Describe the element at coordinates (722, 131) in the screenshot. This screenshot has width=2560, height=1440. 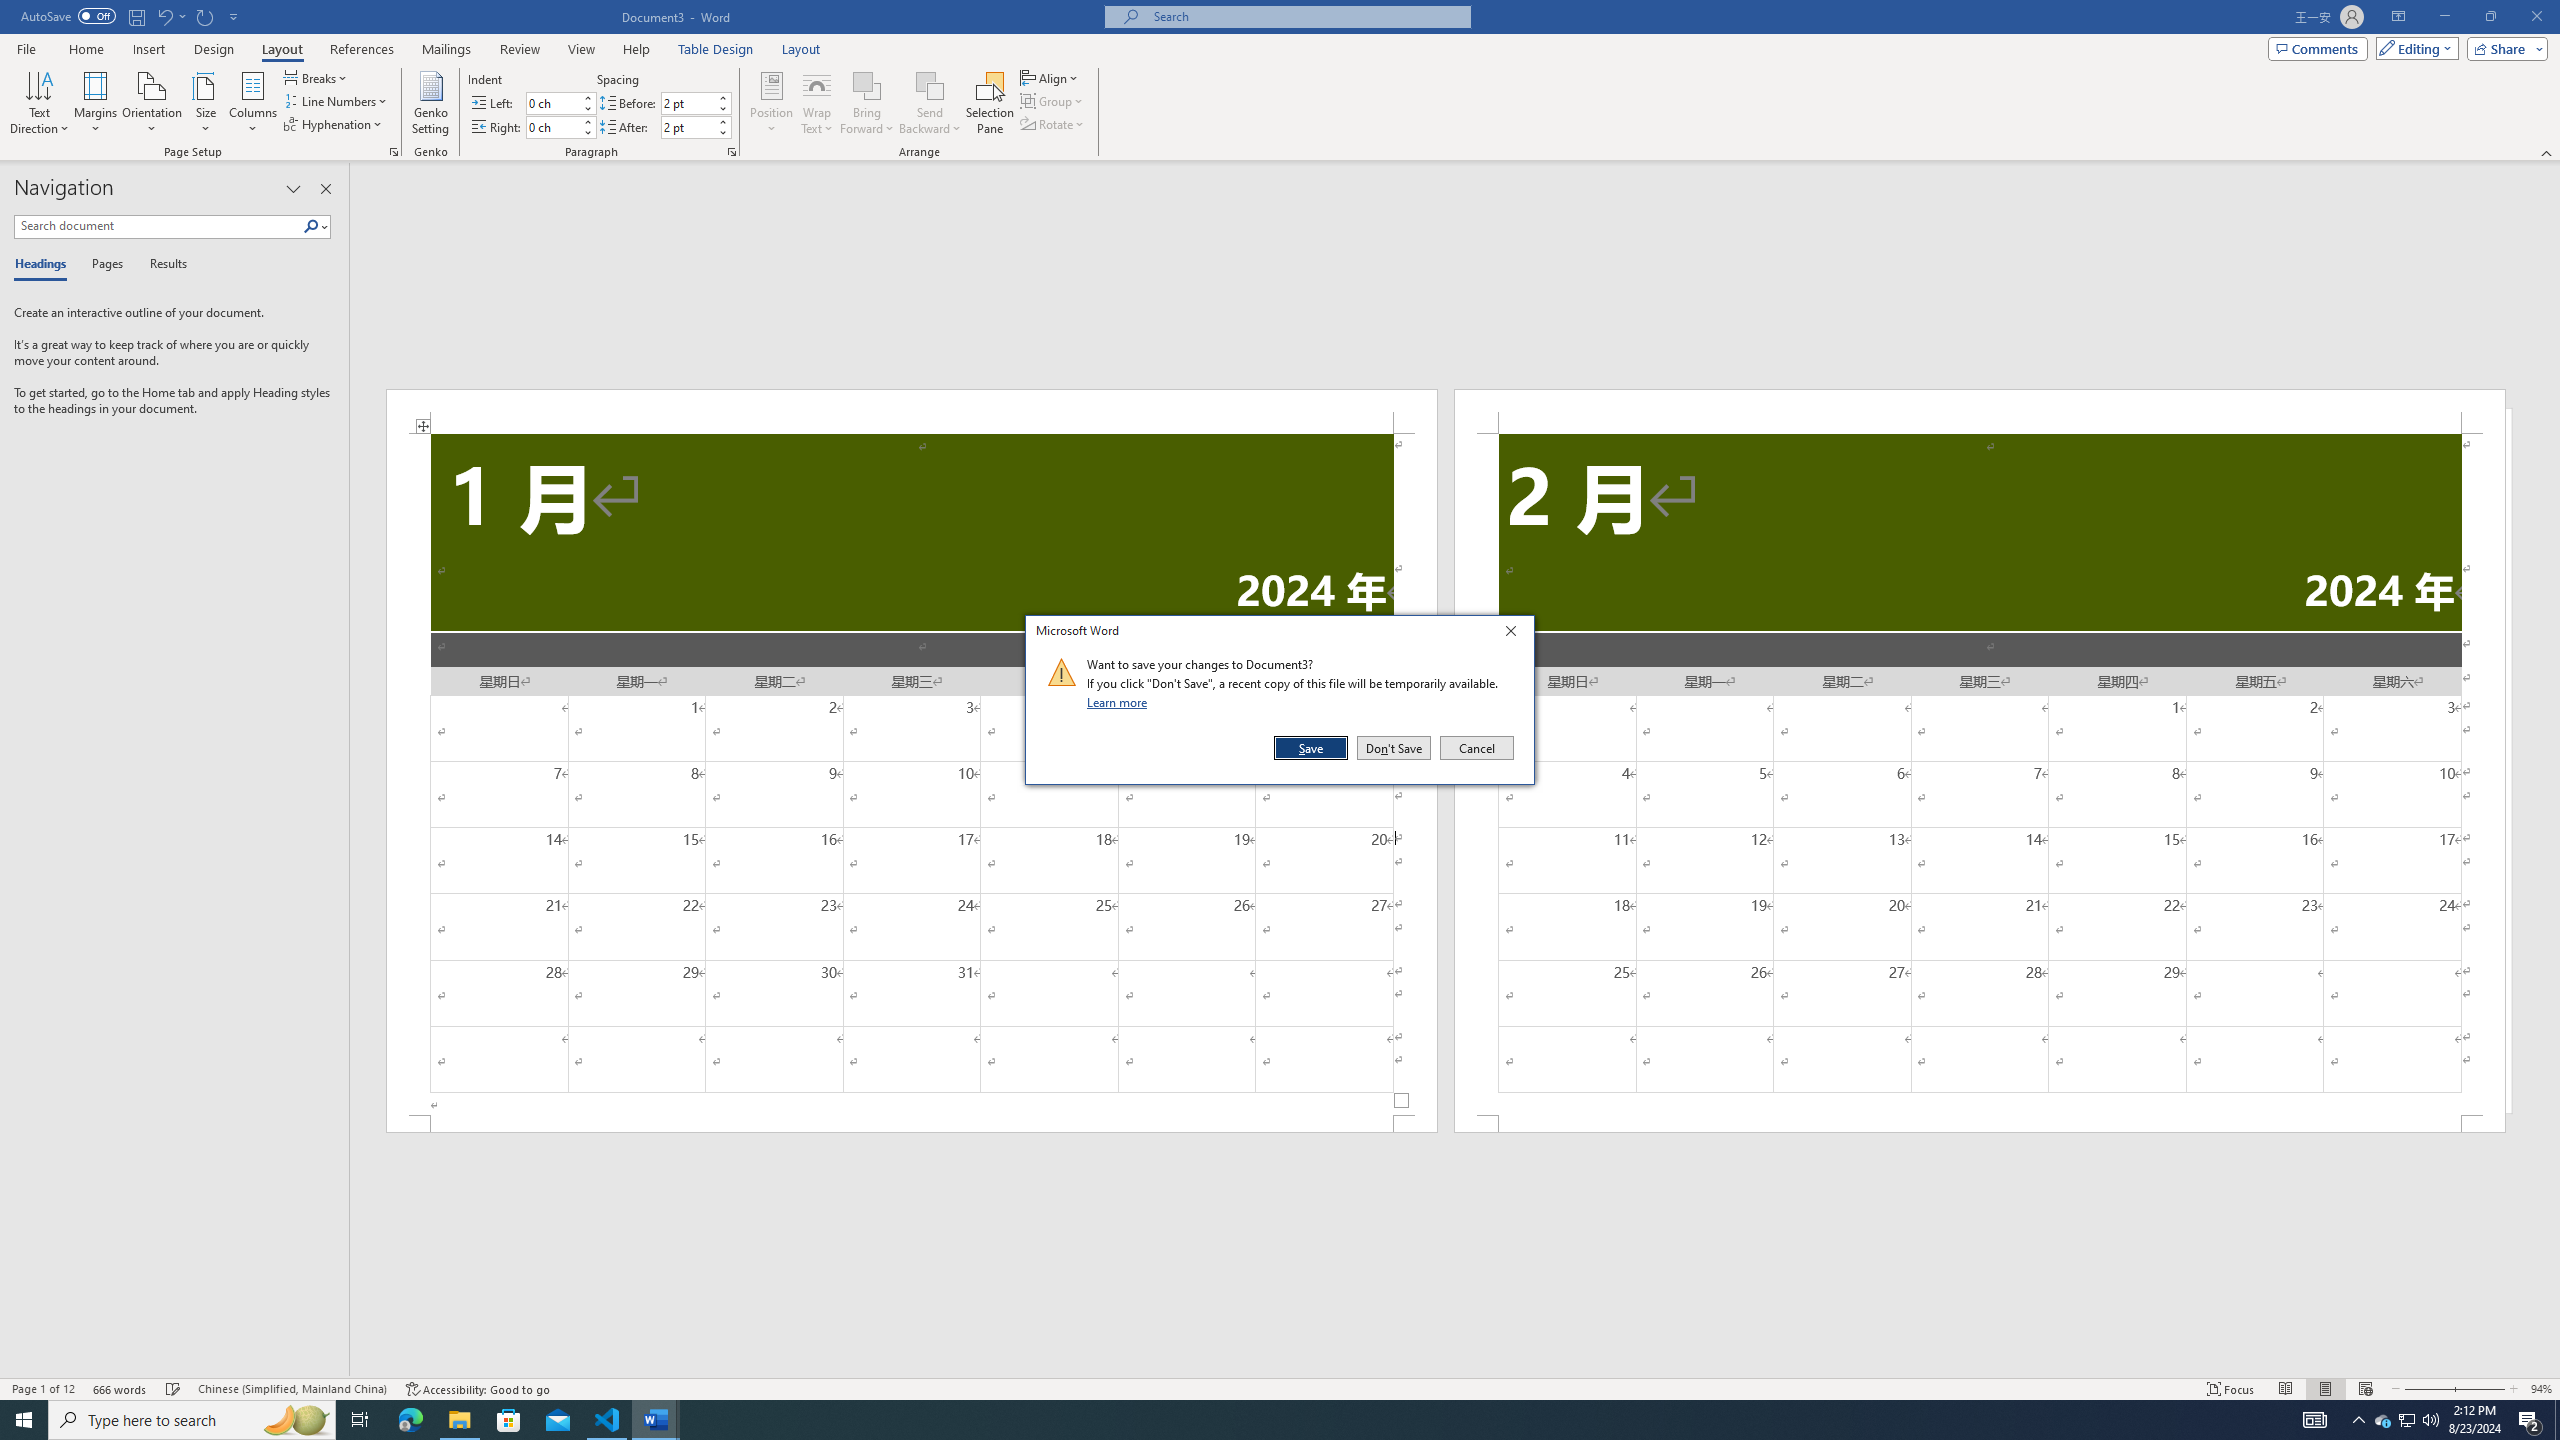
I see `'Less'` at that location.